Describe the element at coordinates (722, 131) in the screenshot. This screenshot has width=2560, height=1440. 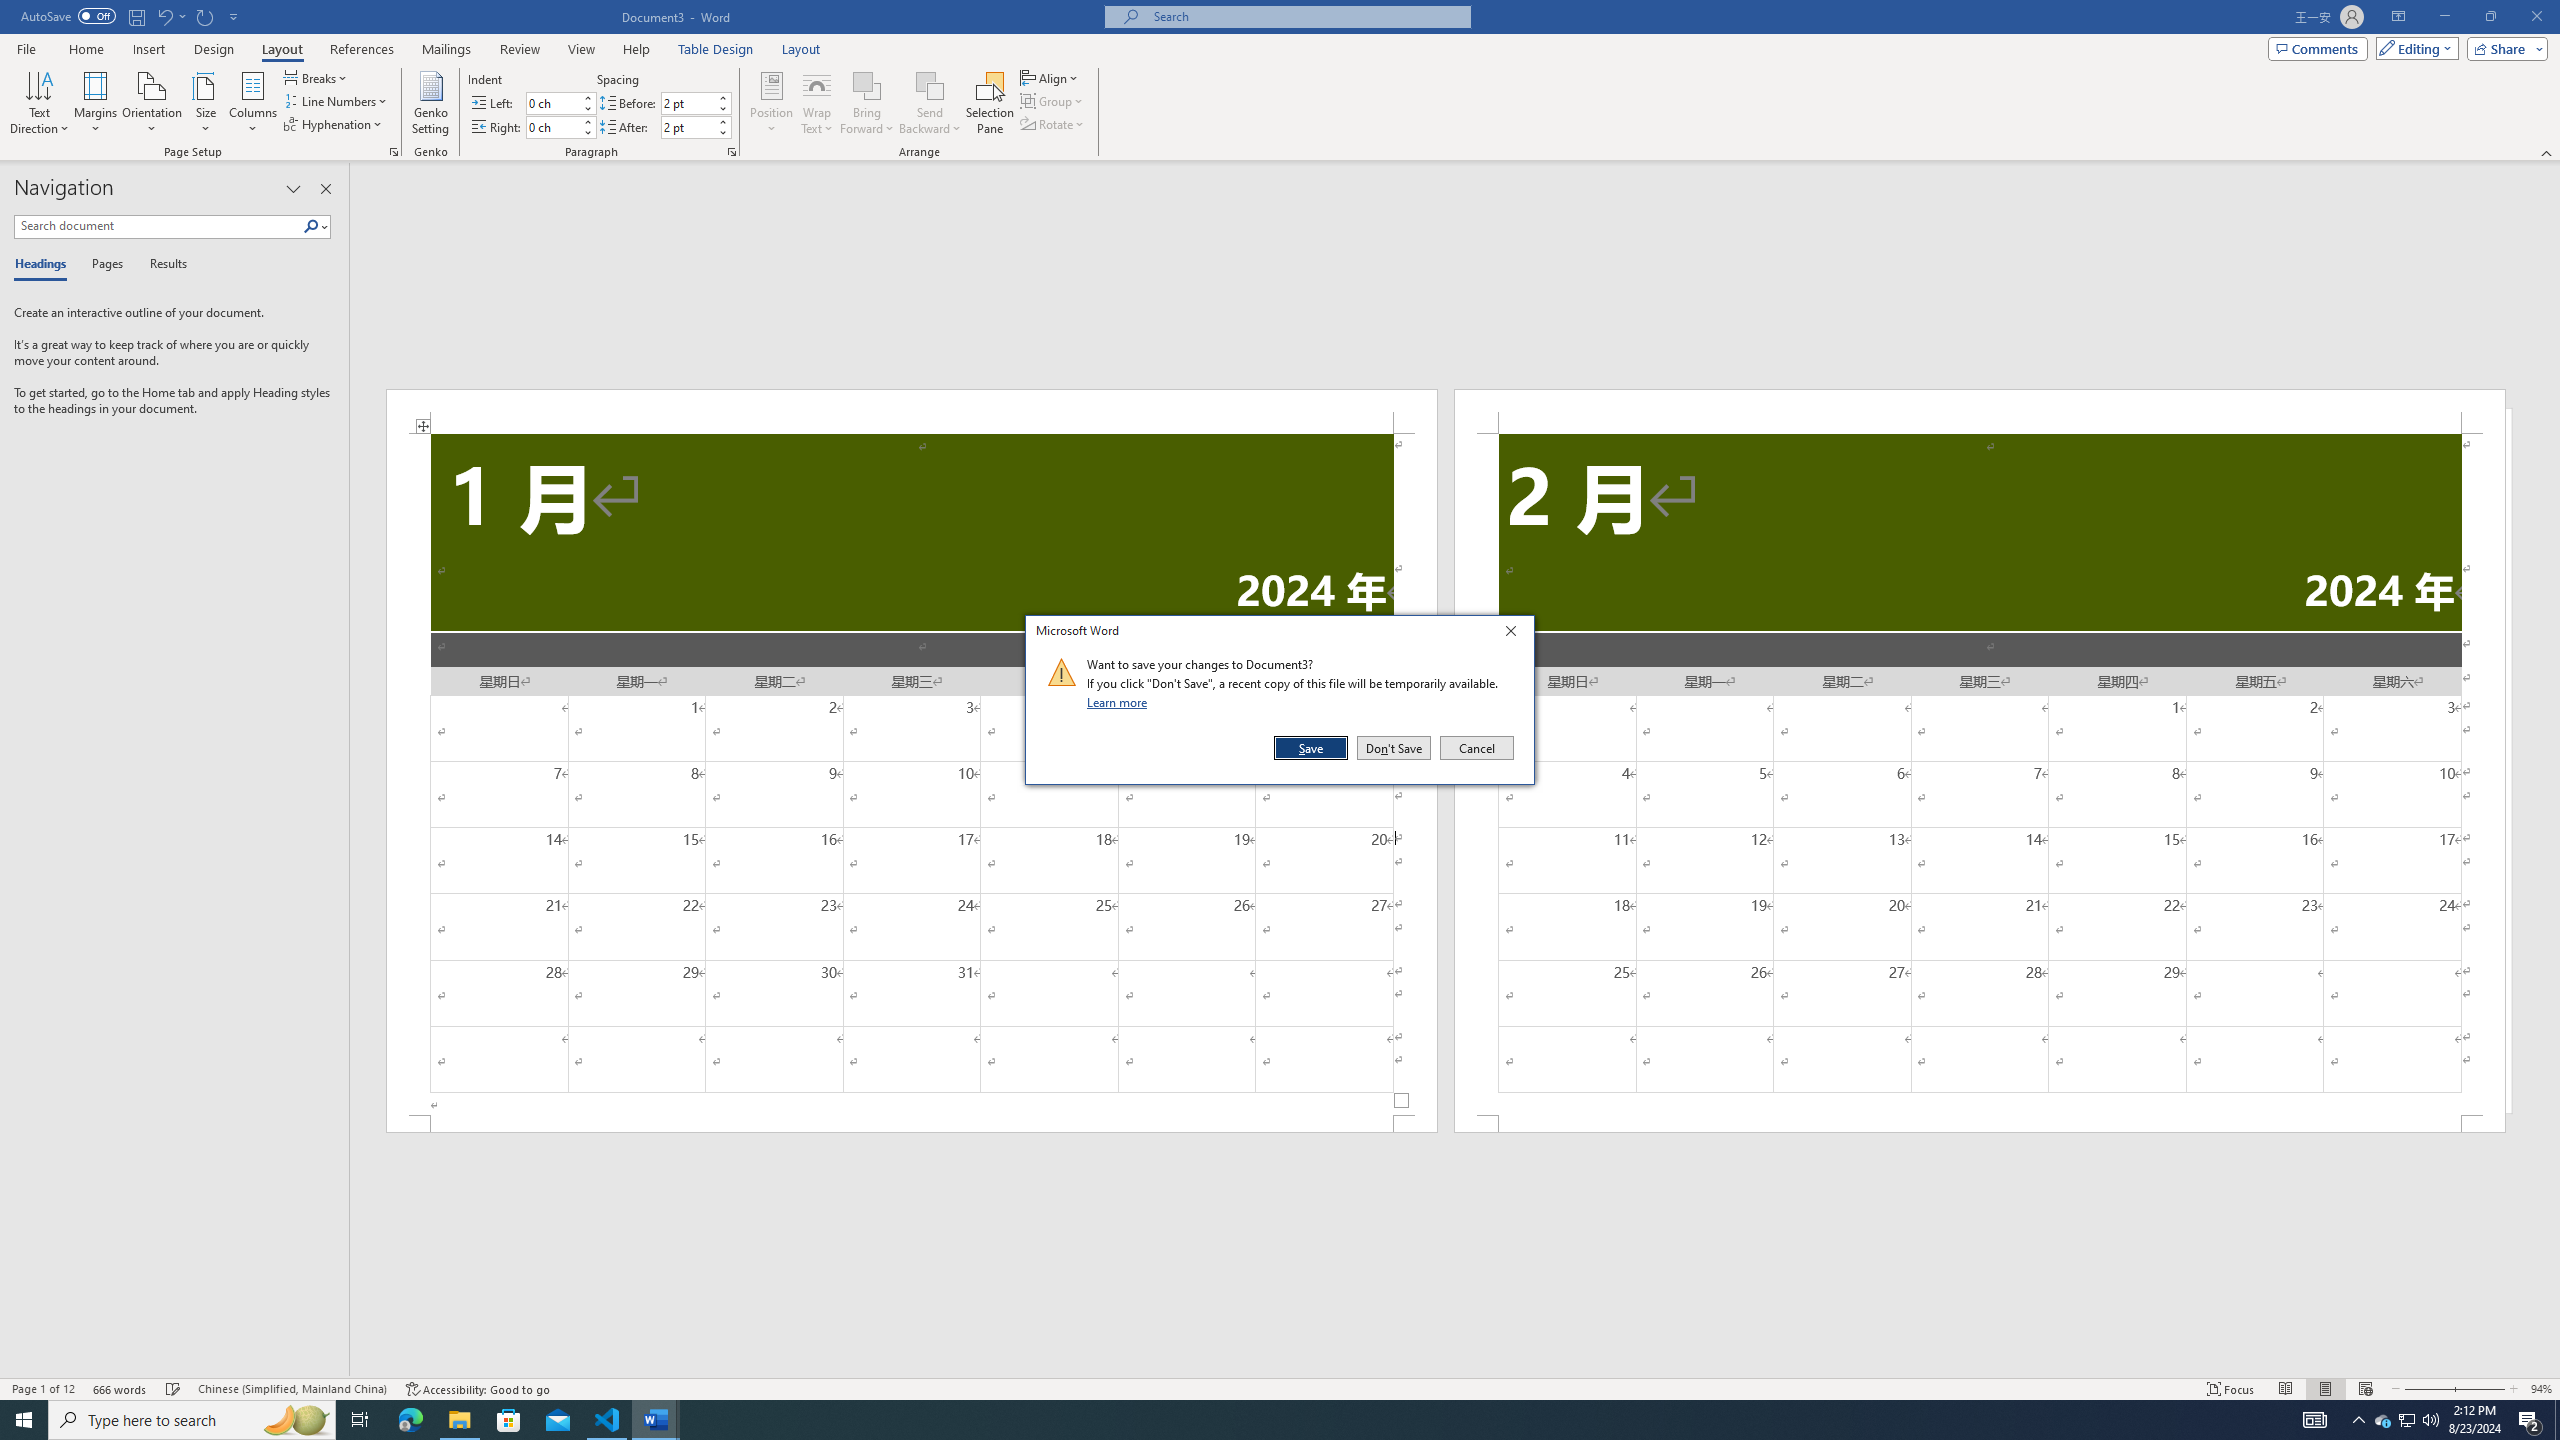
I see `'Less'` at that location.